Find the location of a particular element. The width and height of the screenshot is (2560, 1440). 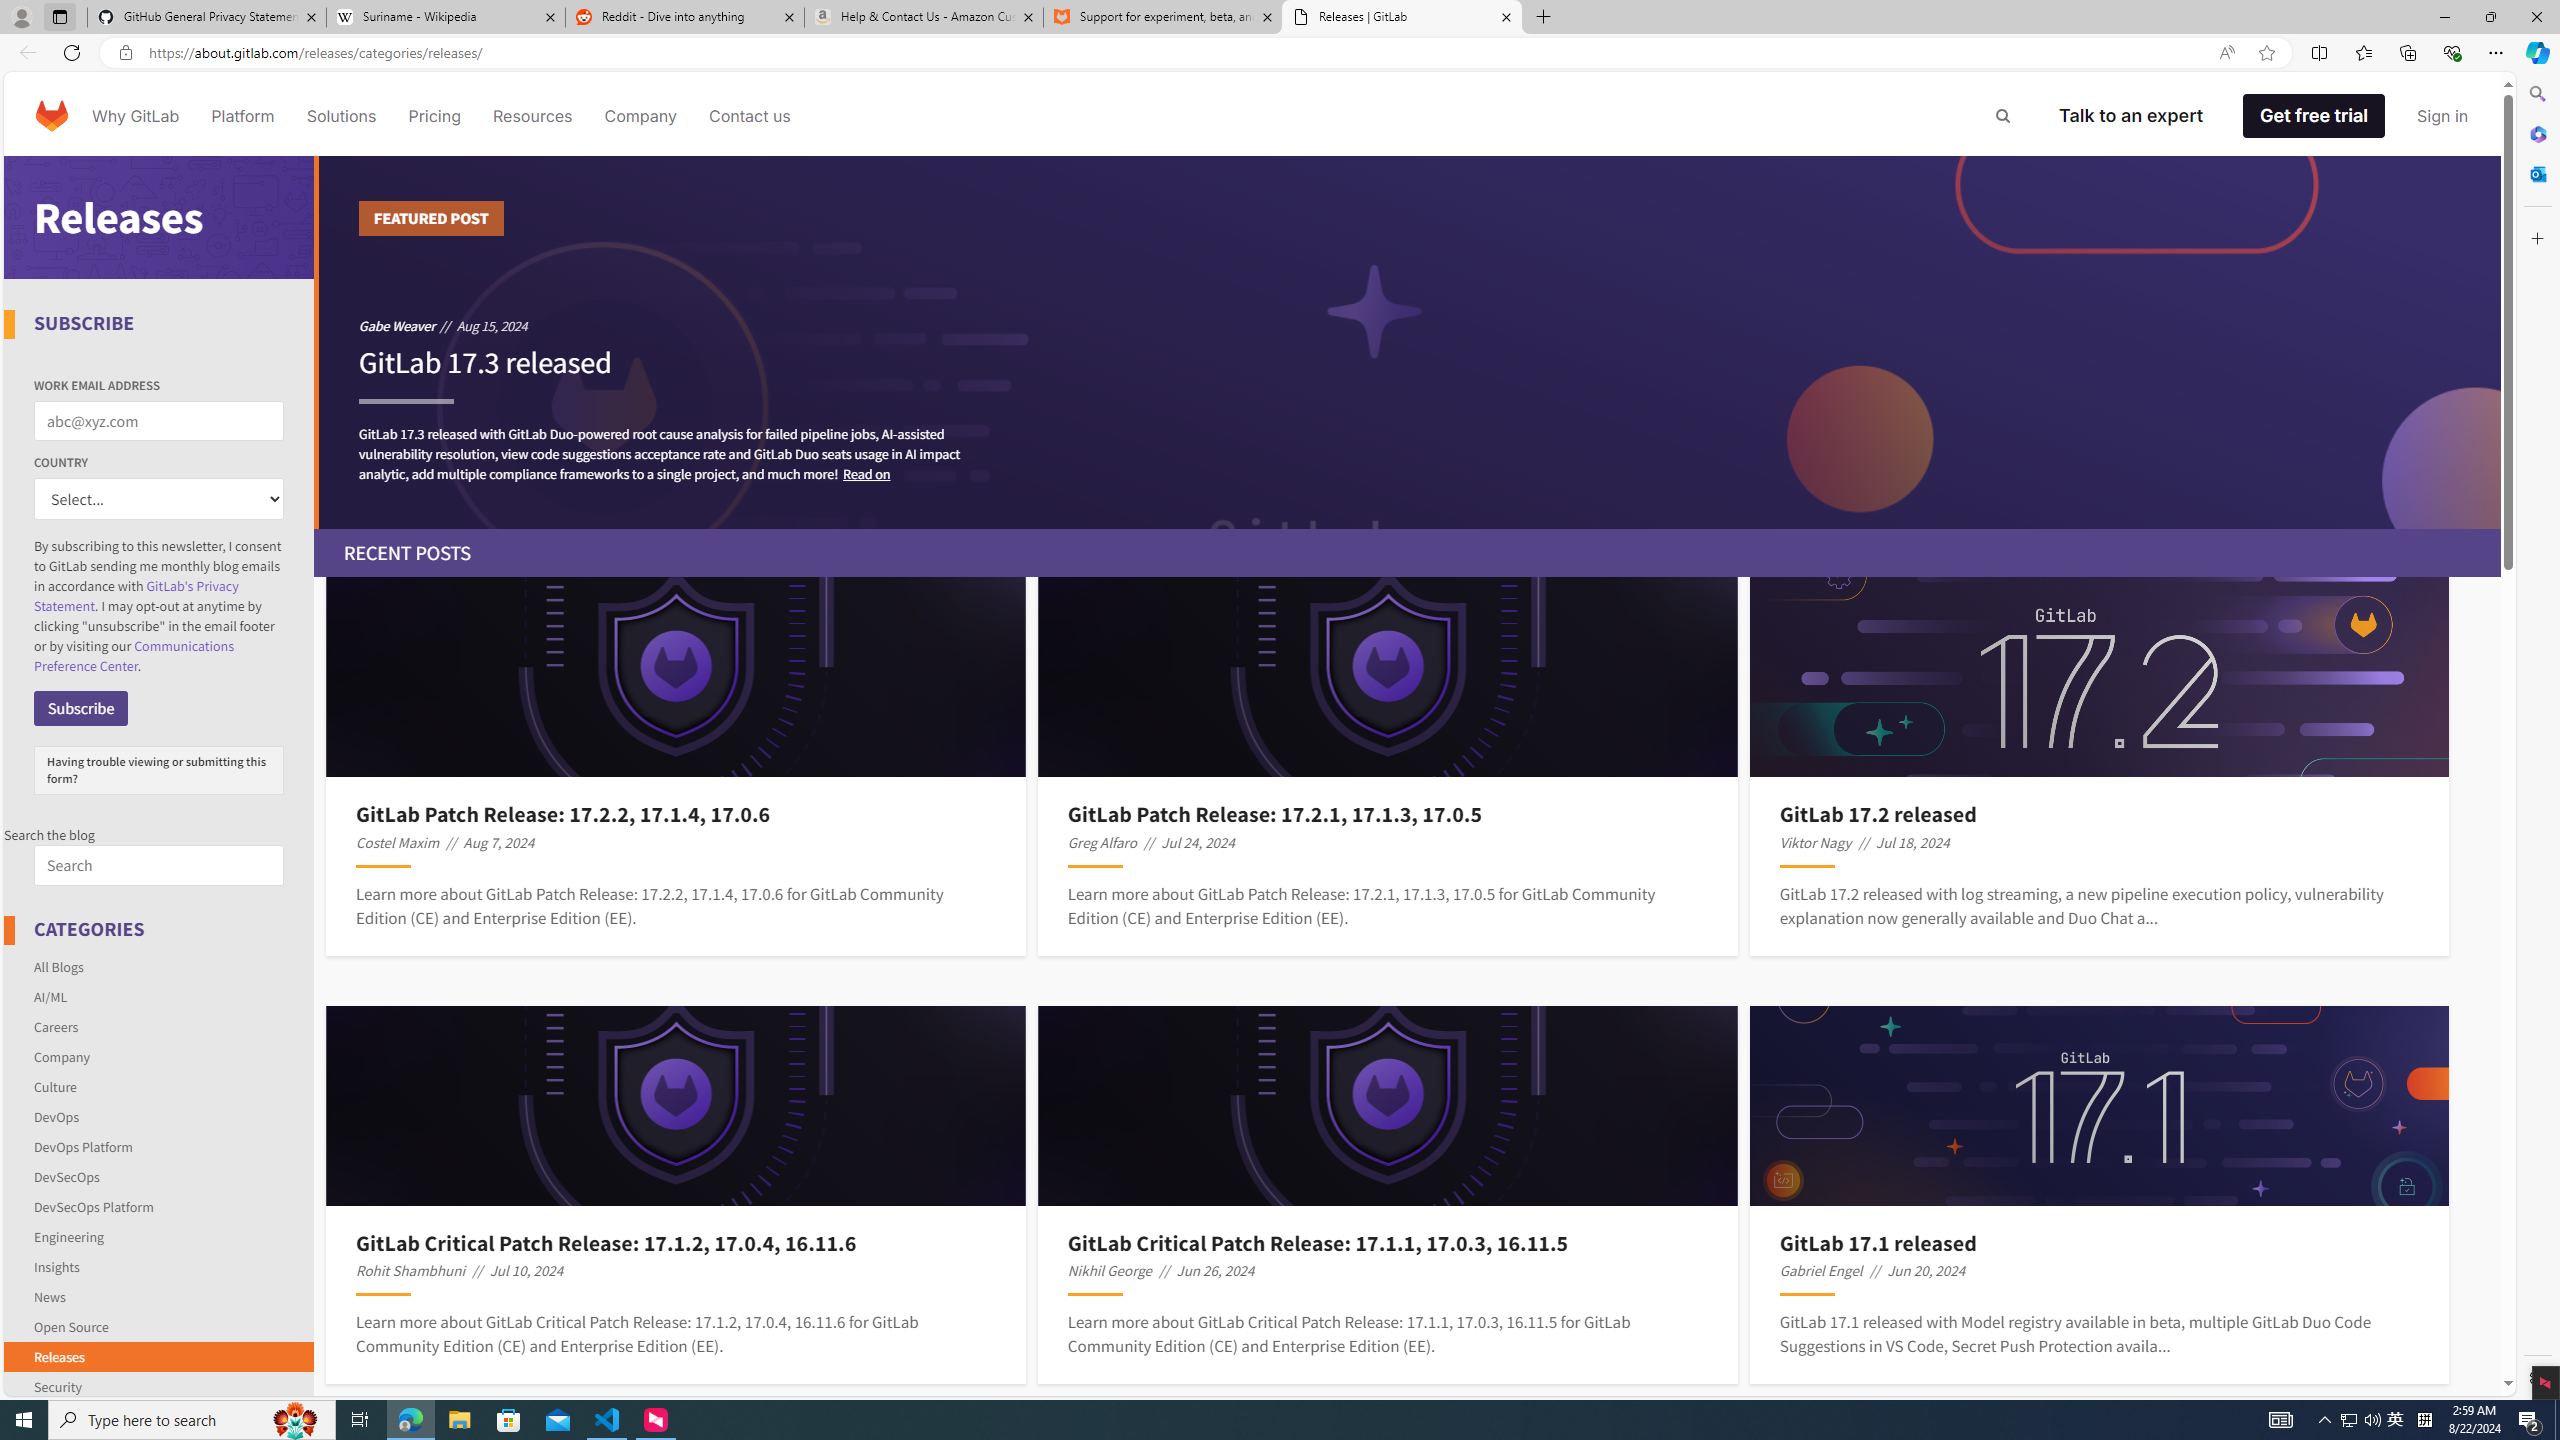

'Costel Maxim' is located at coordinates (398, 842).